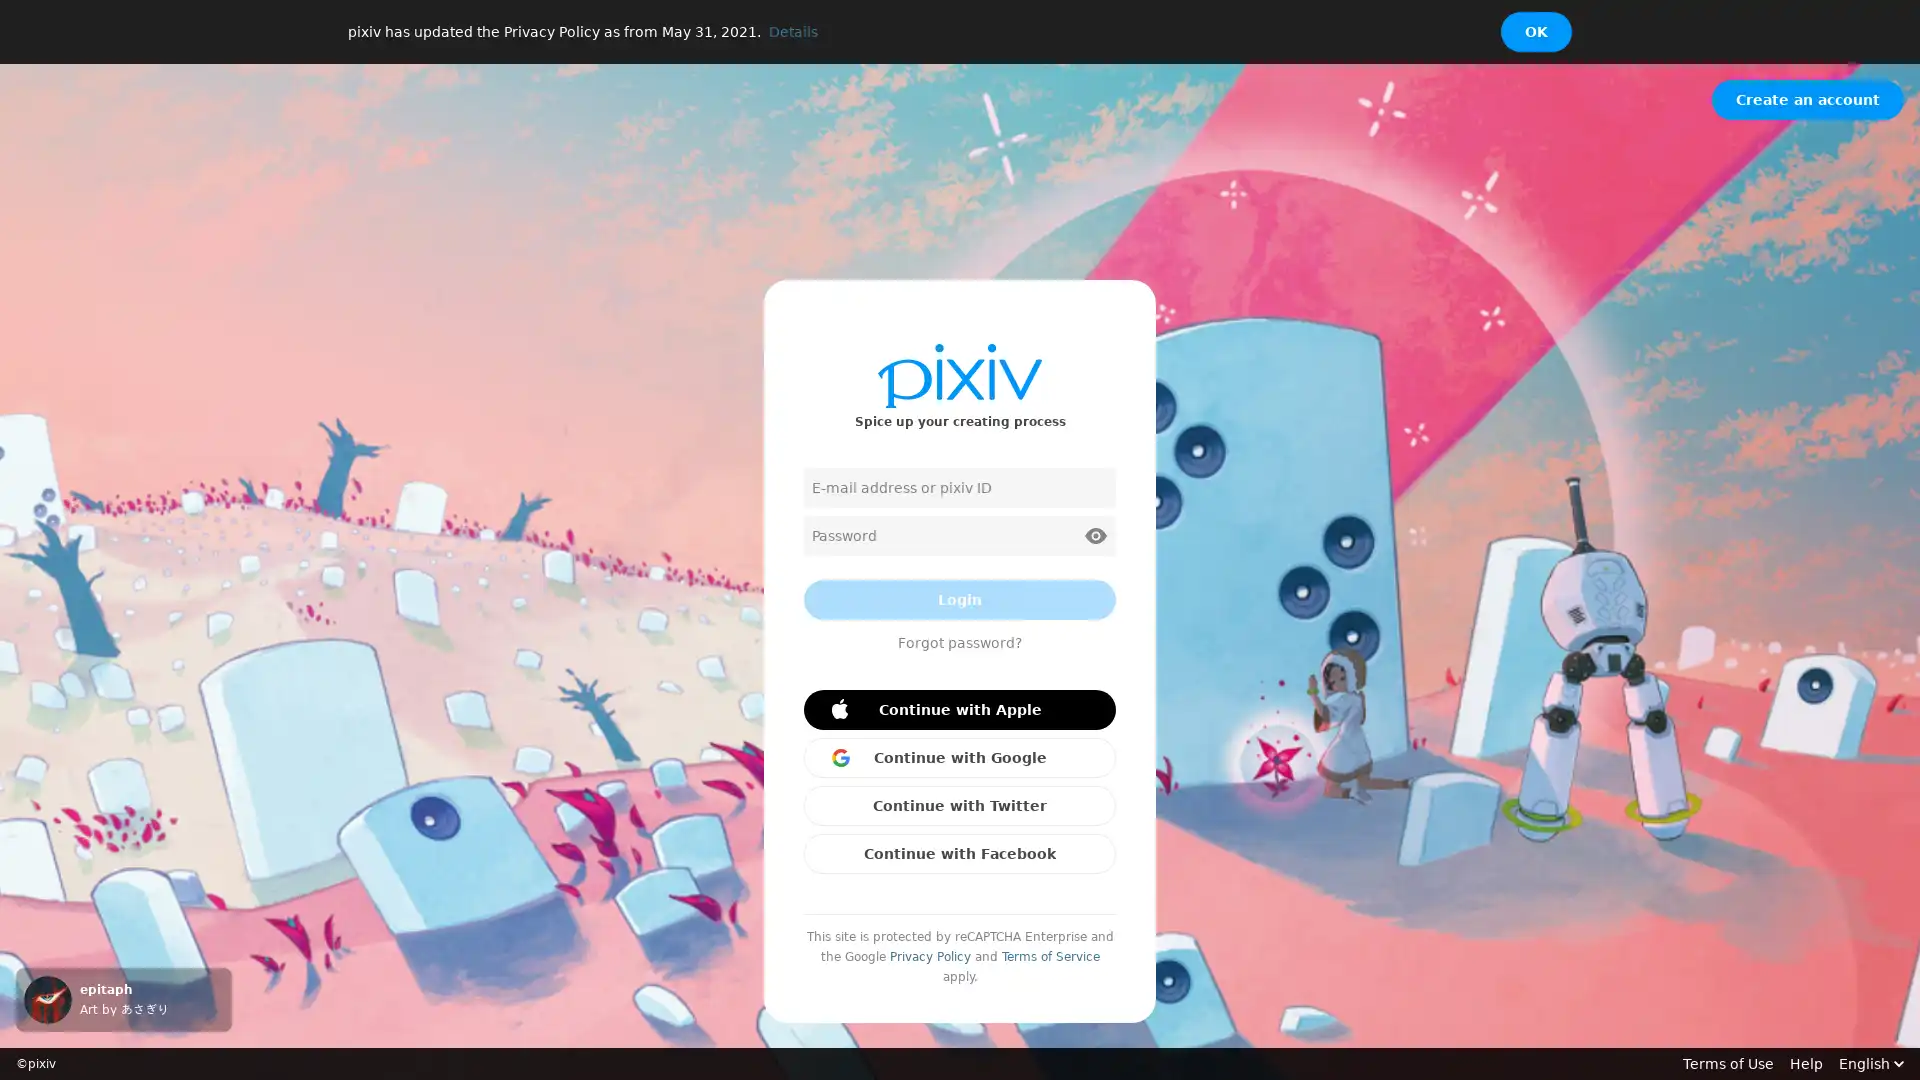  Describe the element at coordinates (960, 805) in the screenshot. I see `Continue with Twitter` at that location.